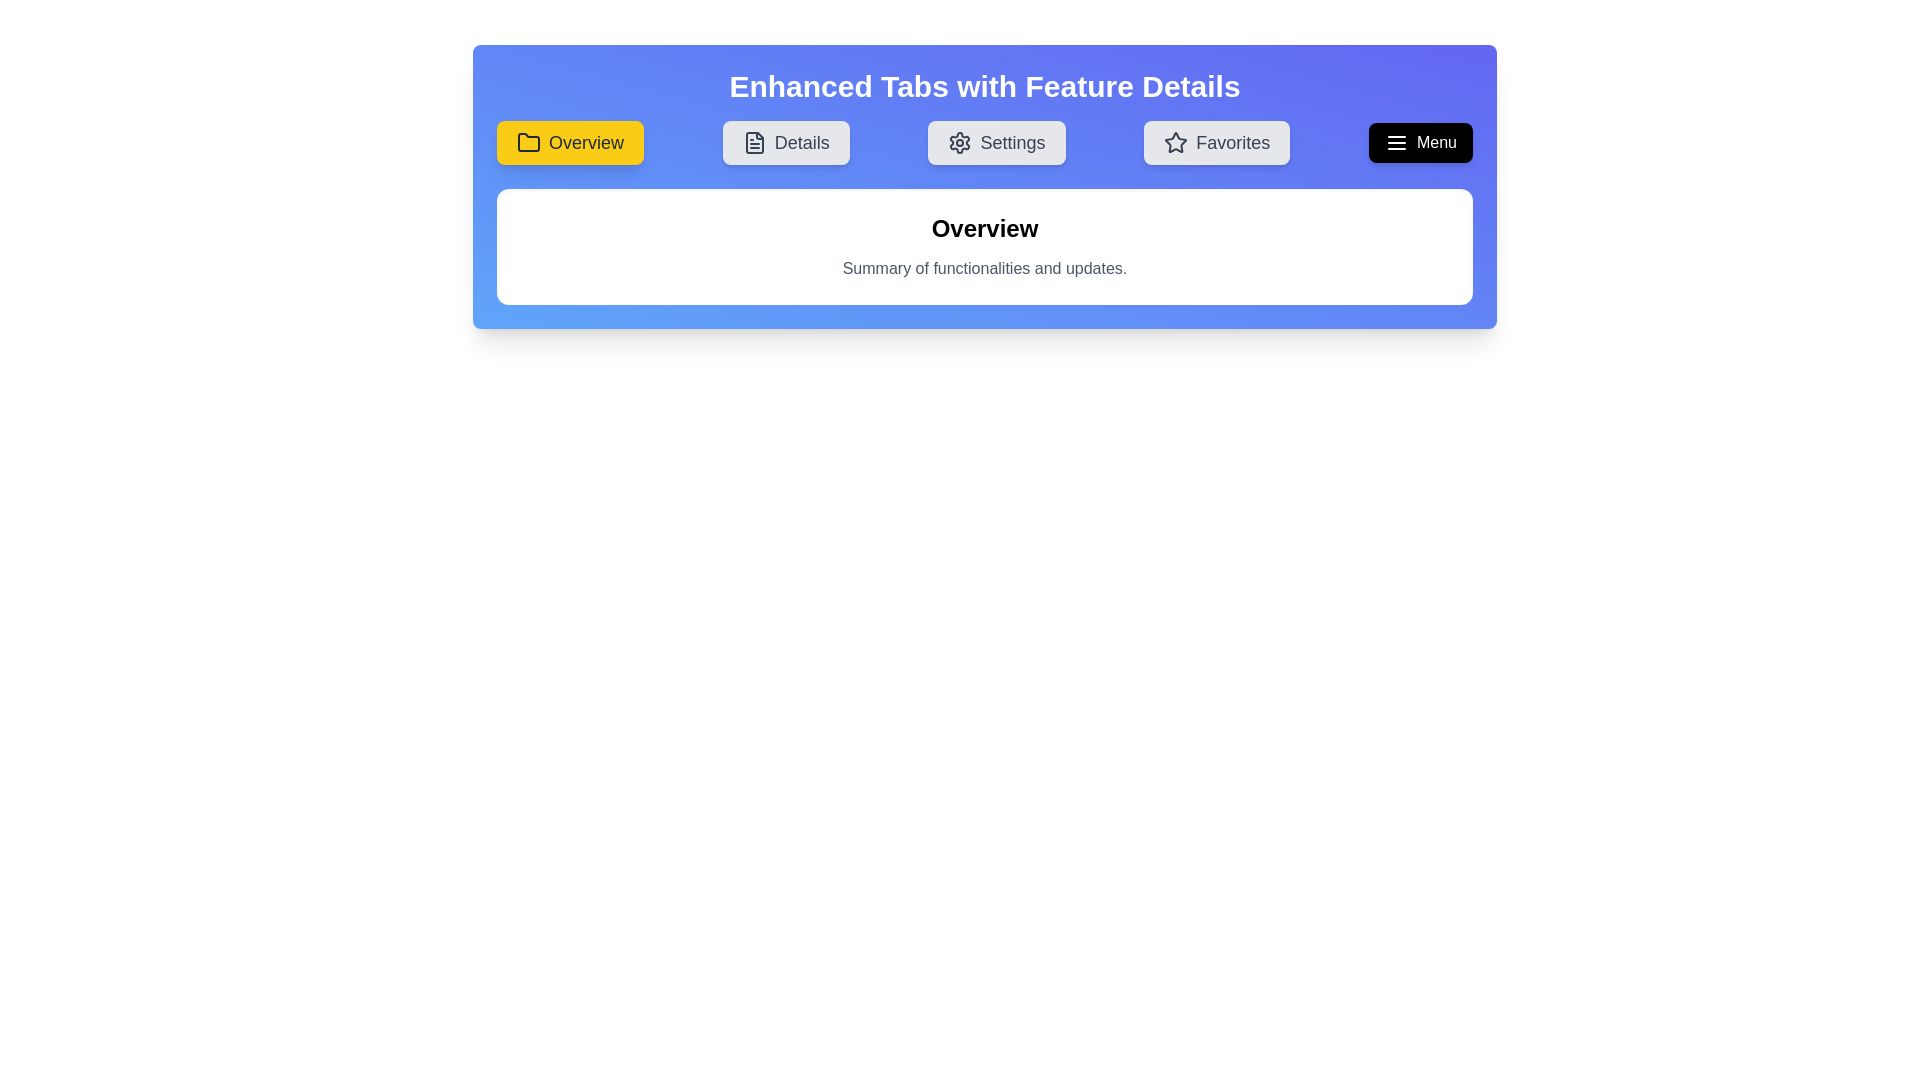  Describe the element at coordinates (1395, 141) in the screenshot. I see `the menu indicator icon, which is part of the 'Menu' button located` at that location.